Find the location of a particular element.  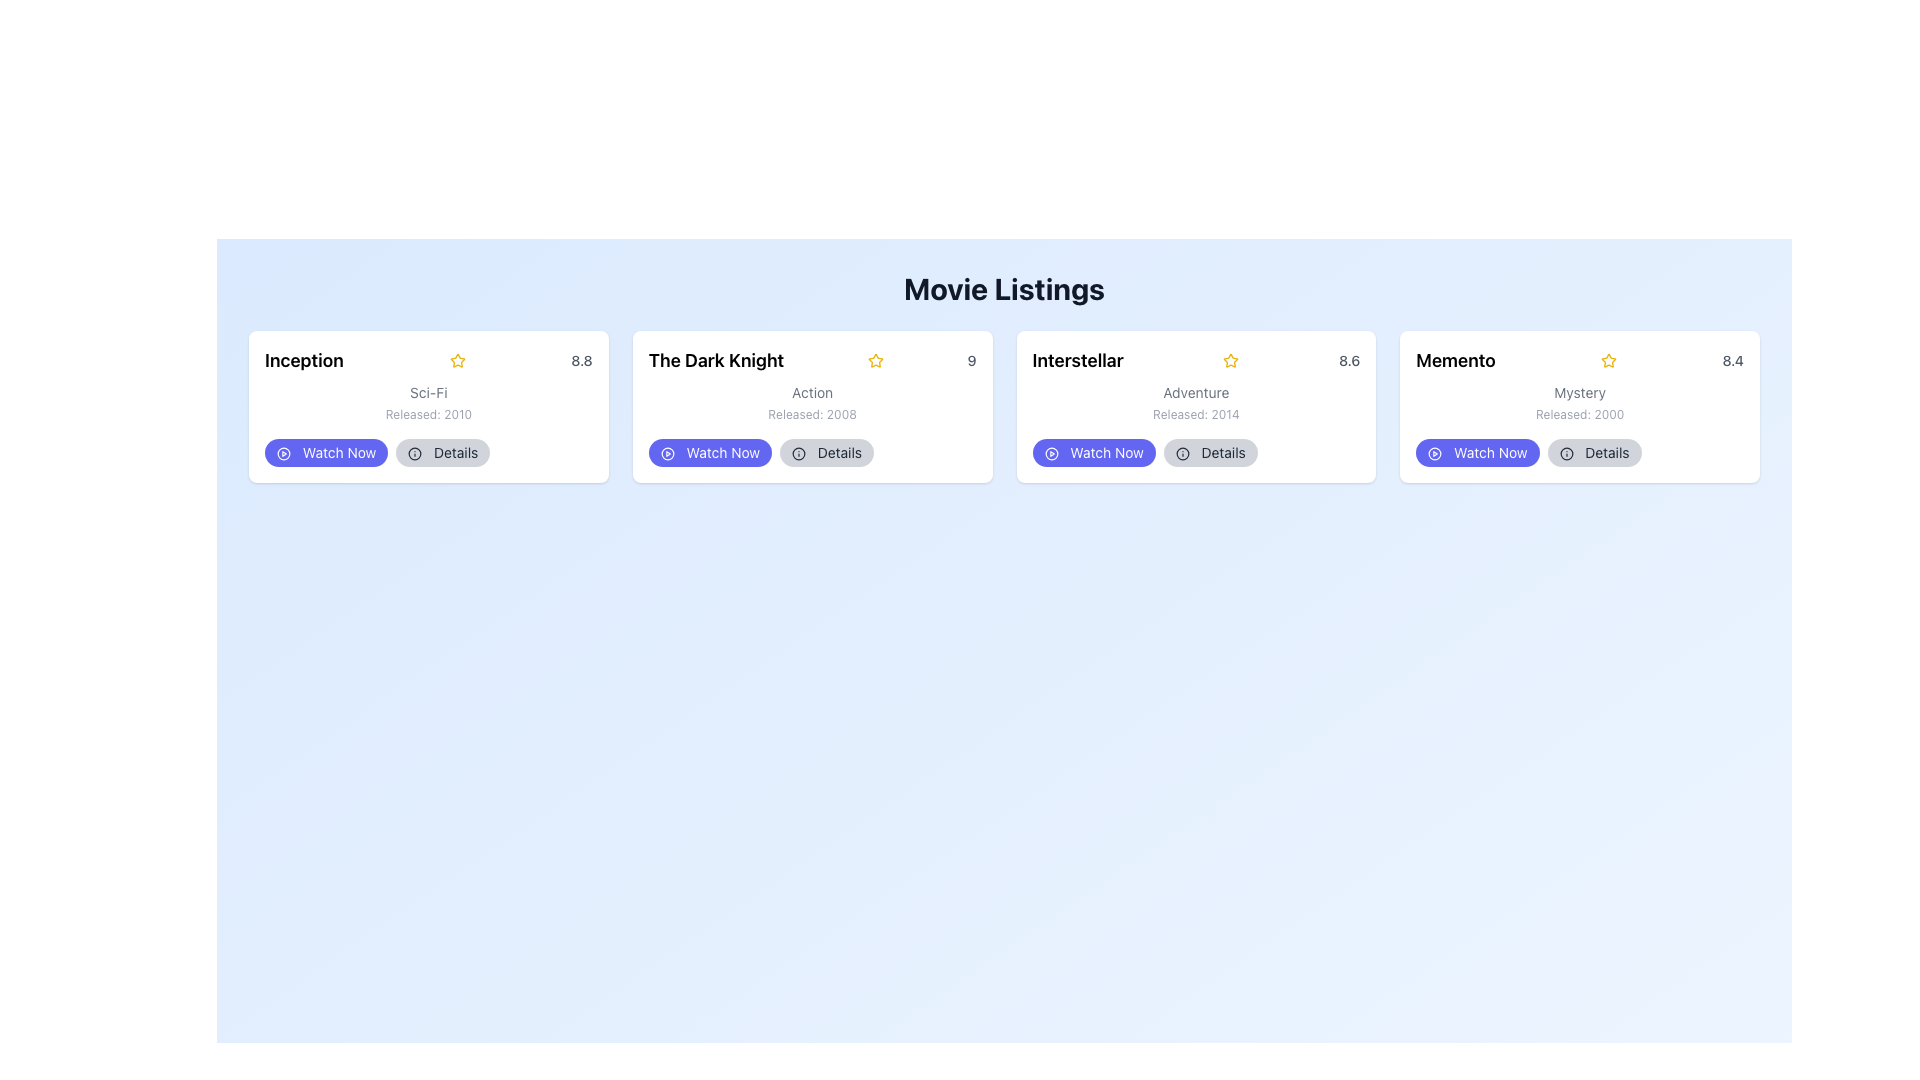

the SVG Circle within the 'Watch Now' button located under the 'Memento' movie card in the fourth card of the horizontal grid layout is located at coordinates (1434, 454).